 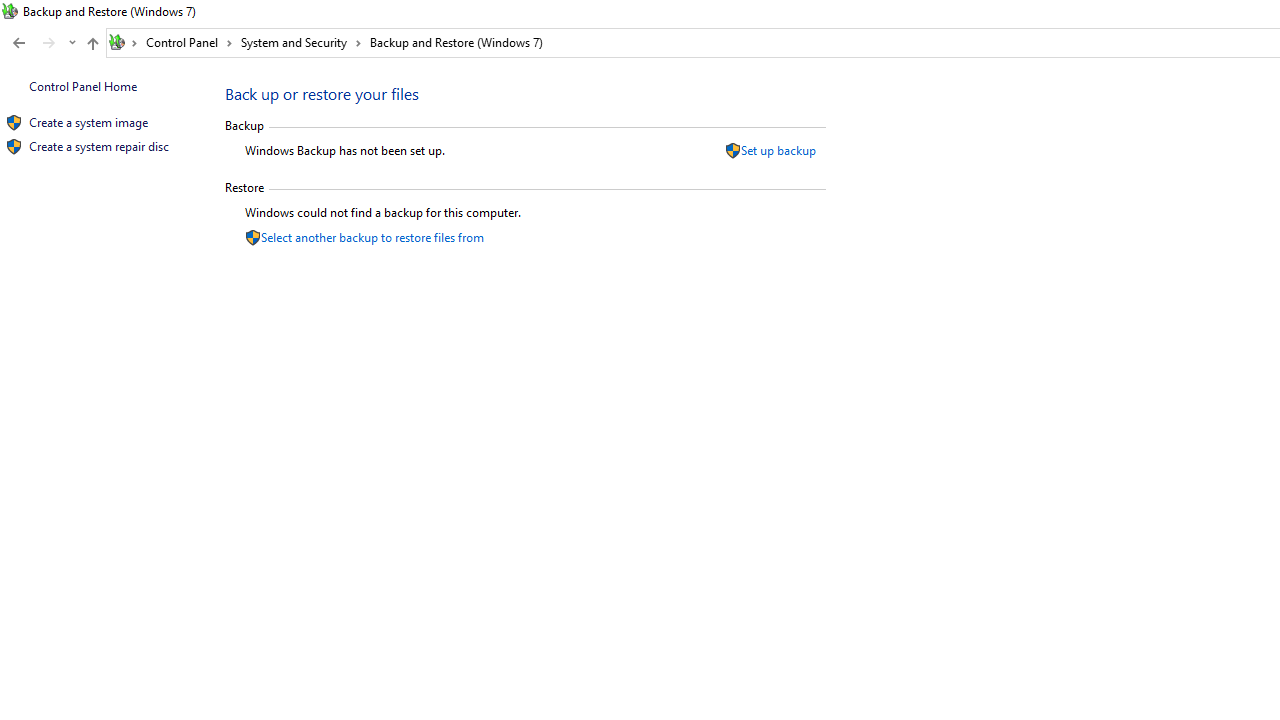 What do you see at coordinates (777, 149) in the screenshot?
I see `'Set up backup'` at bounding box center [777, 149].